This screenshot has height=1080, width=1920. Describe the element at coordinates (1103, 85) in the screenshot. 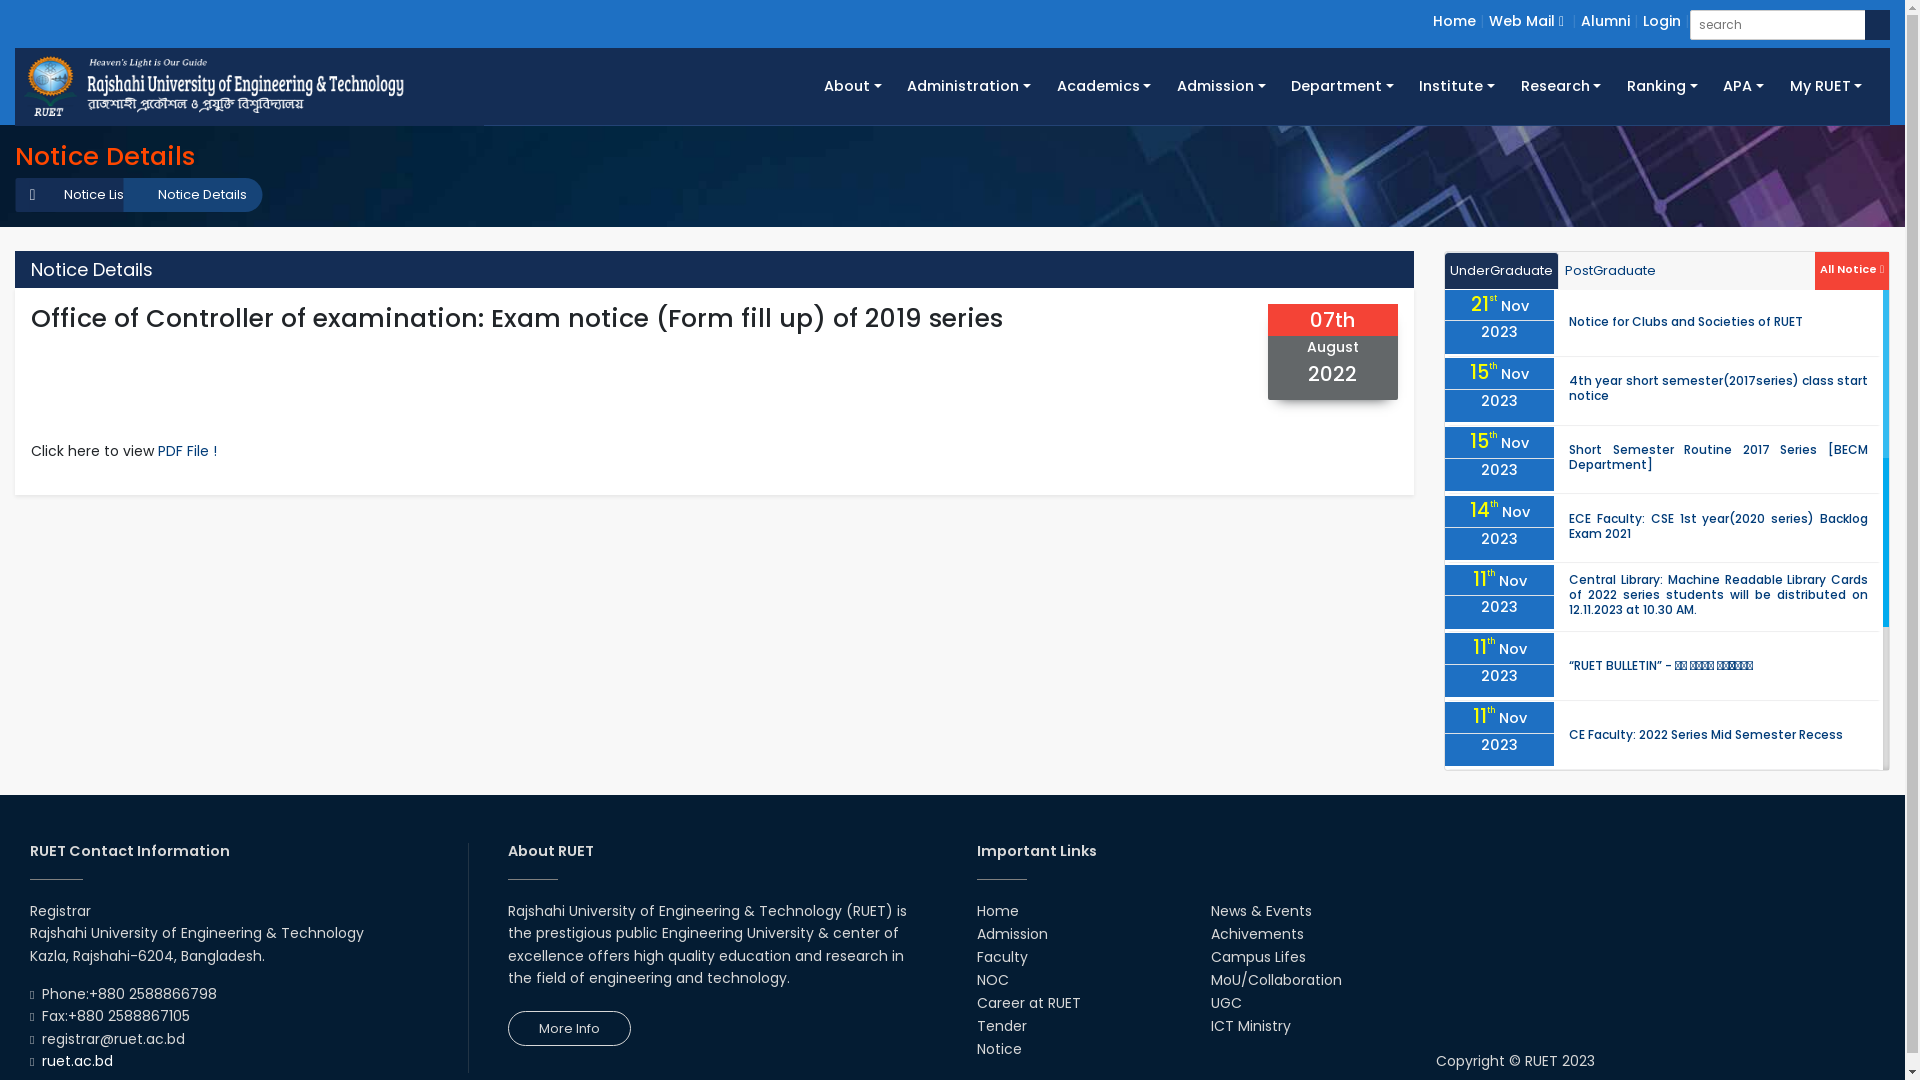

I see `'Academics'` at that location.